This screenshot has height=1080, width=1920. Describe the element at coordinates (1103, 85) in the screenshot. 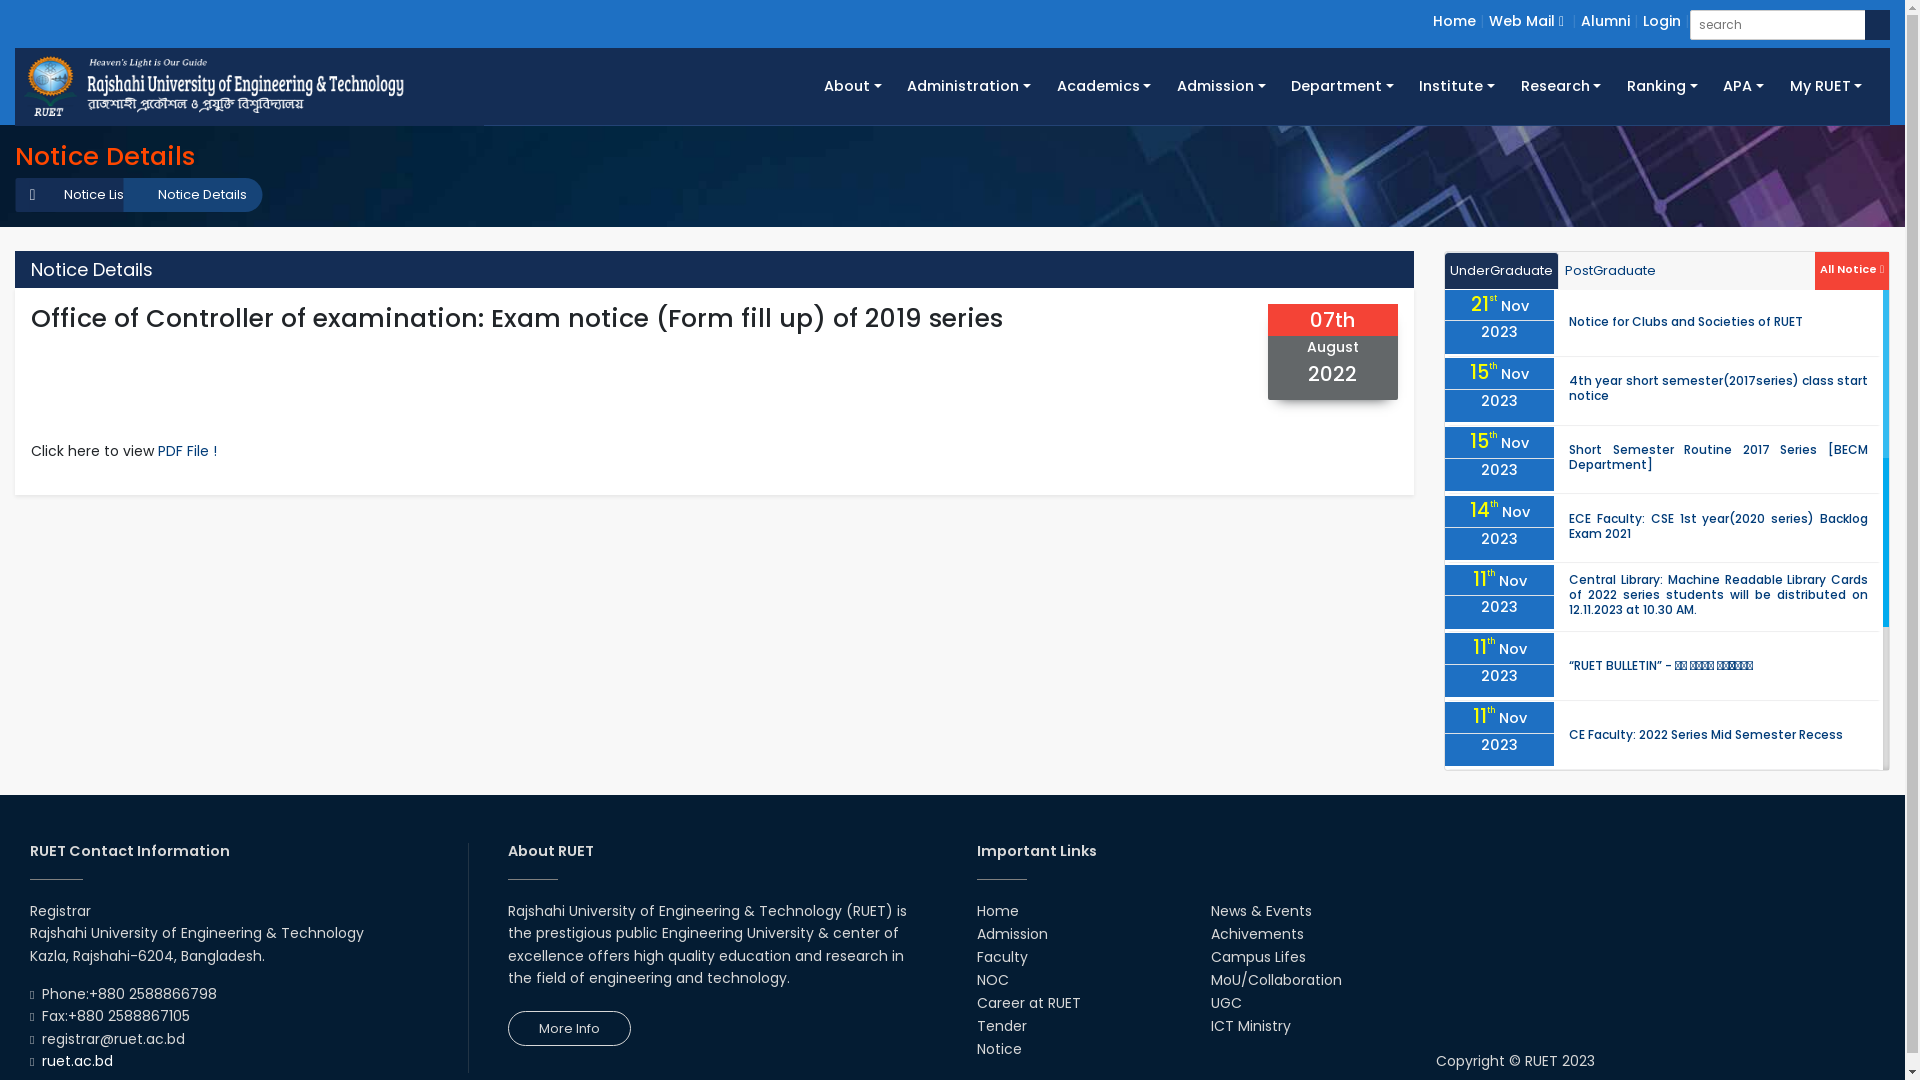

I see `'Academics'` at that location.